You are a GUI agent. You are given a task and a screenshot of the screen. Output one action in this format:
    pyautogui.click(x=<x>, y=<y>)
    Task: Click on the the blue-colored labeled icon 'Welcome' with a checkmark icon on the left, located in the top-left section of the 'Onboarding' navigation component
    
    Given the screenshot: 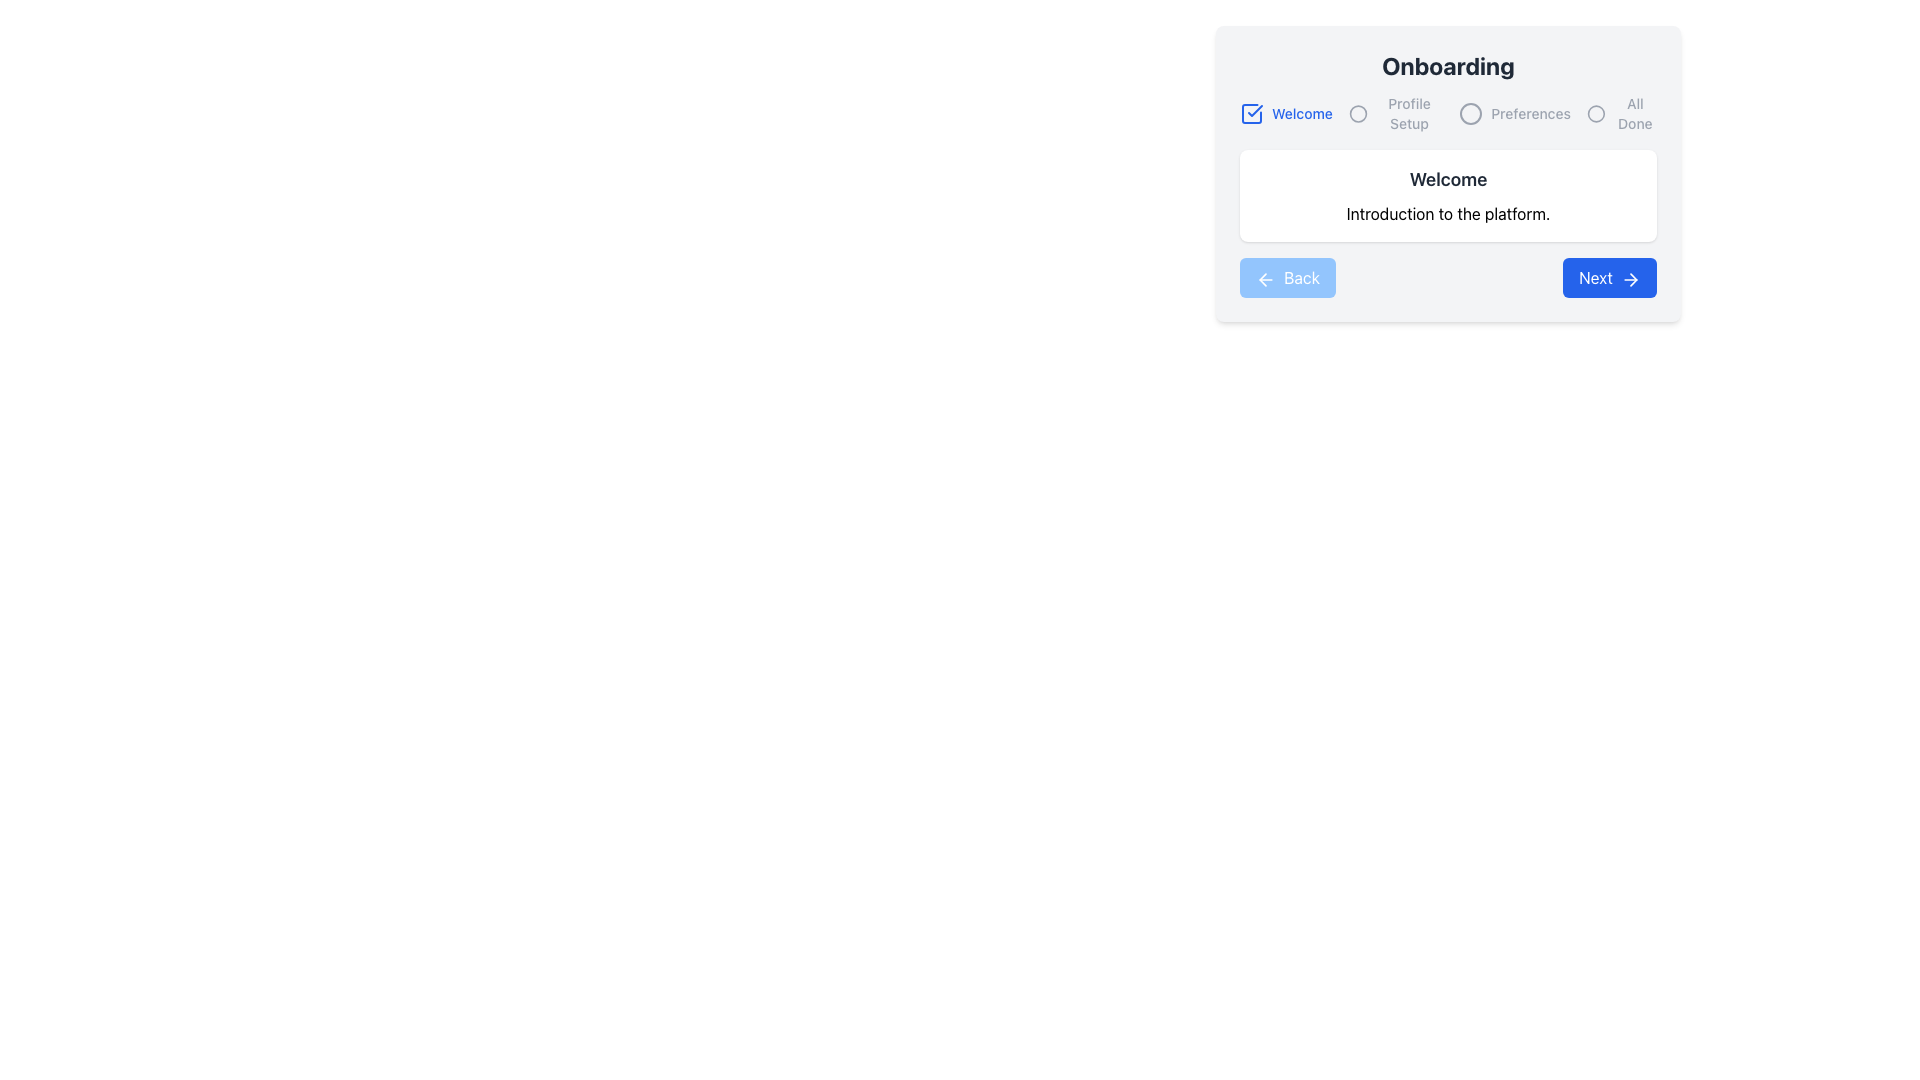 What is the action you would take?
    pyautogui.click(x=1286, y=114)
    